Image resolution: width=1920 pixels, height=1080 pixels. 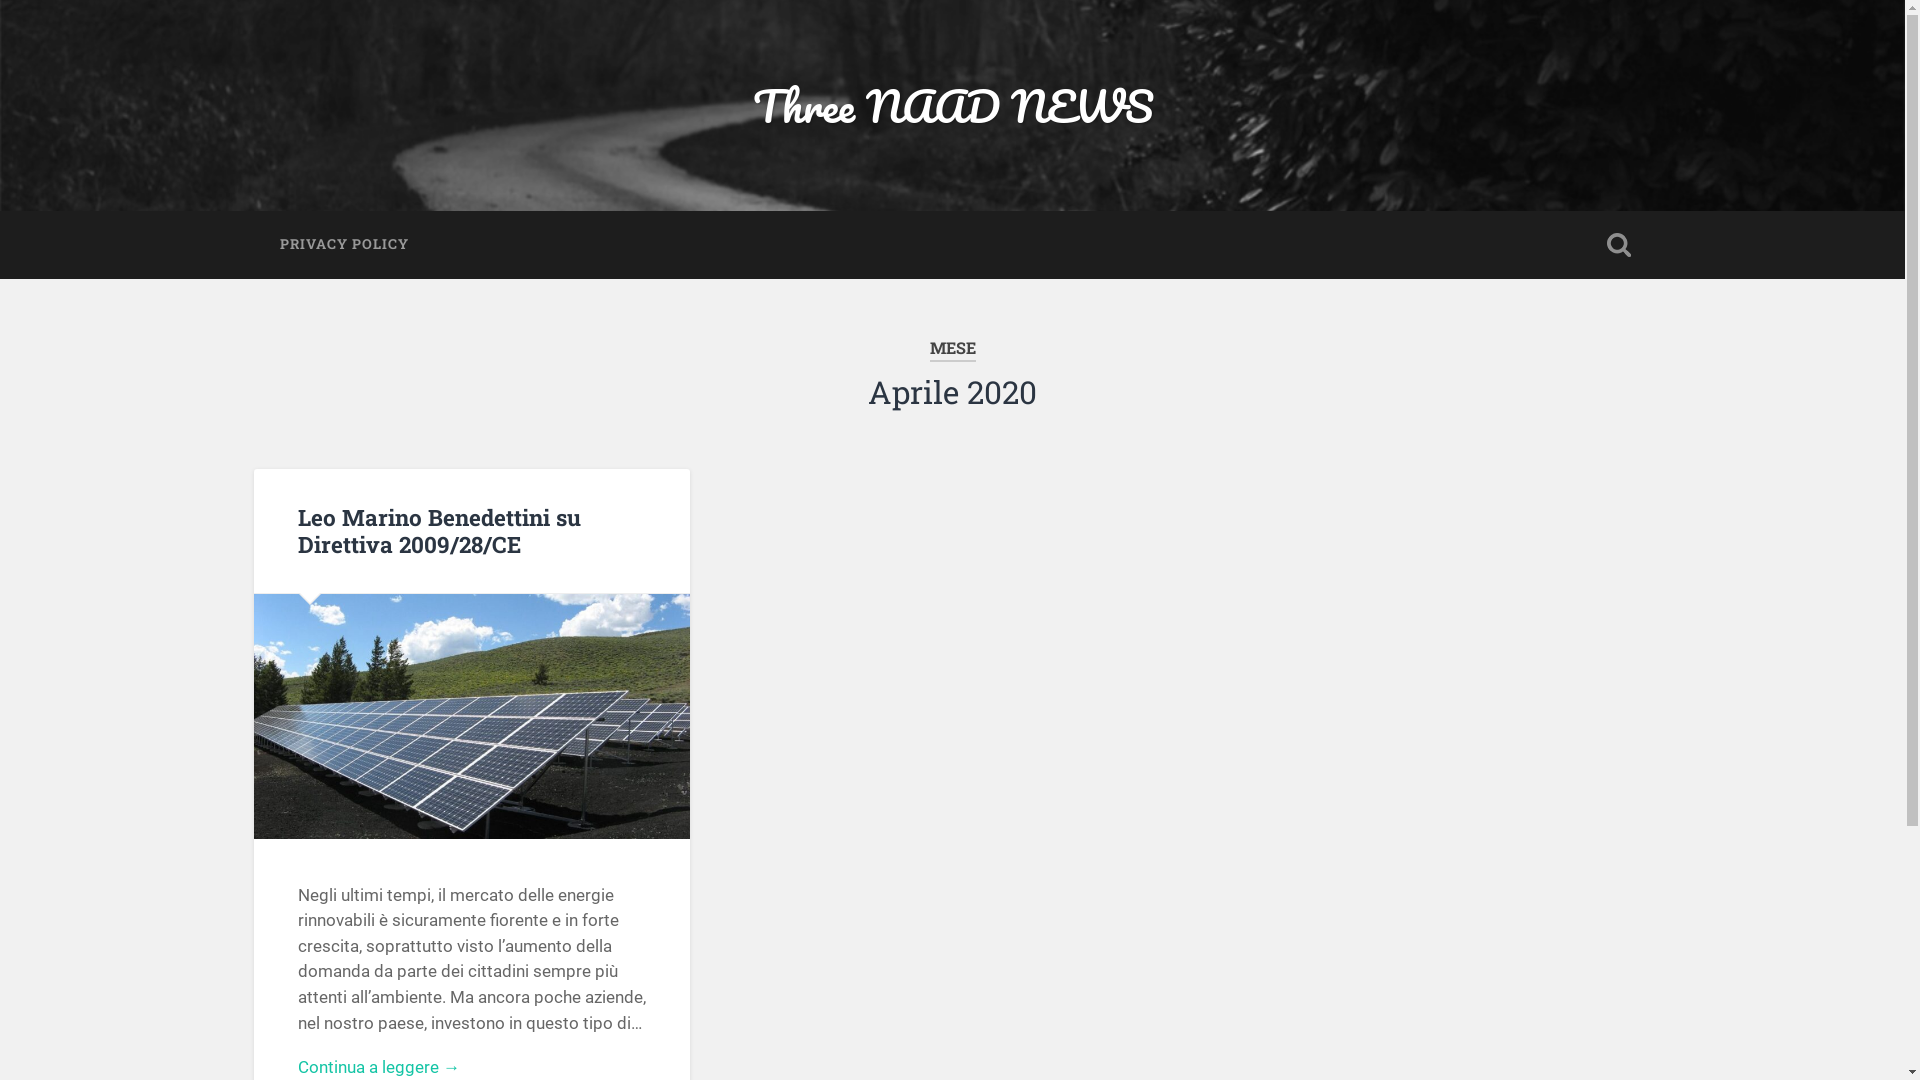 I want to click on 'PRIVACY POLICY', so click(x=343, y=244).